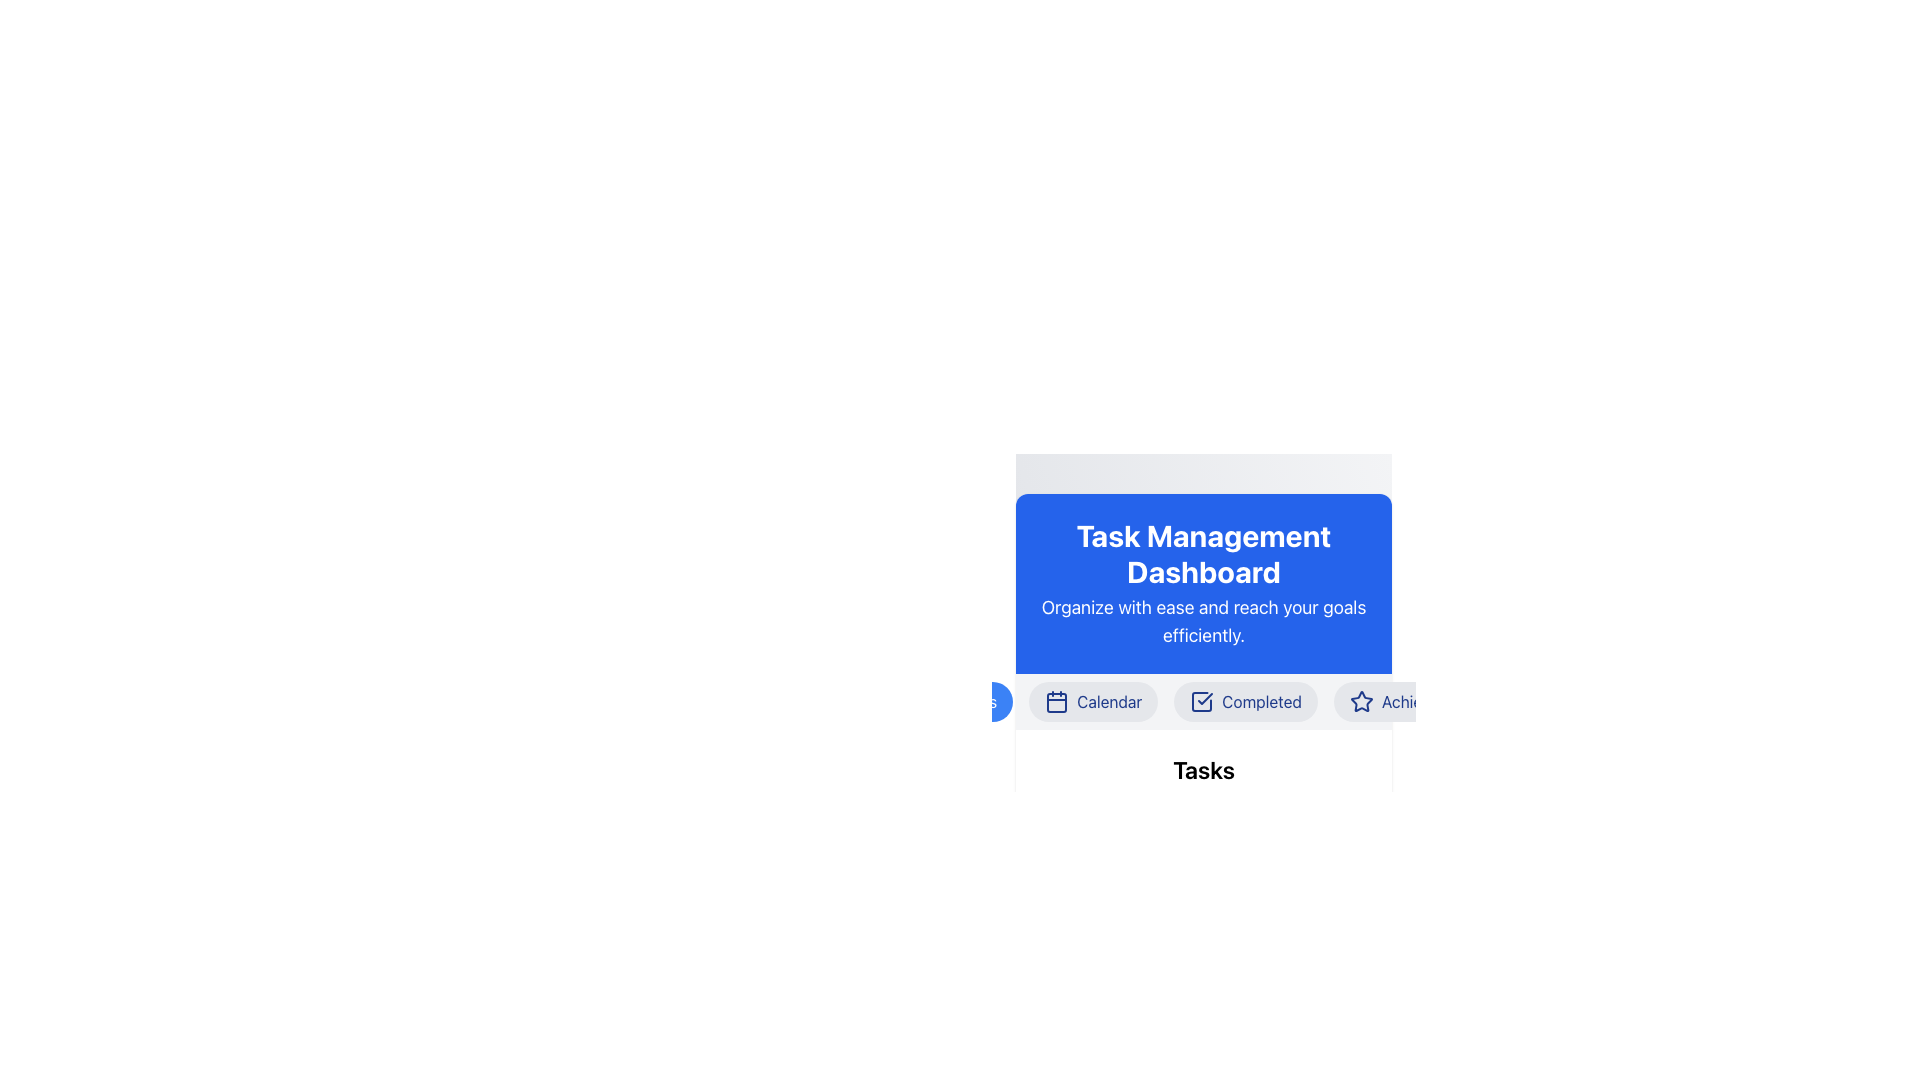  I want to click on the navigation buttons located on the header and navigation panel to go to specific sections of the task management dashboard, so click(1203, 753).